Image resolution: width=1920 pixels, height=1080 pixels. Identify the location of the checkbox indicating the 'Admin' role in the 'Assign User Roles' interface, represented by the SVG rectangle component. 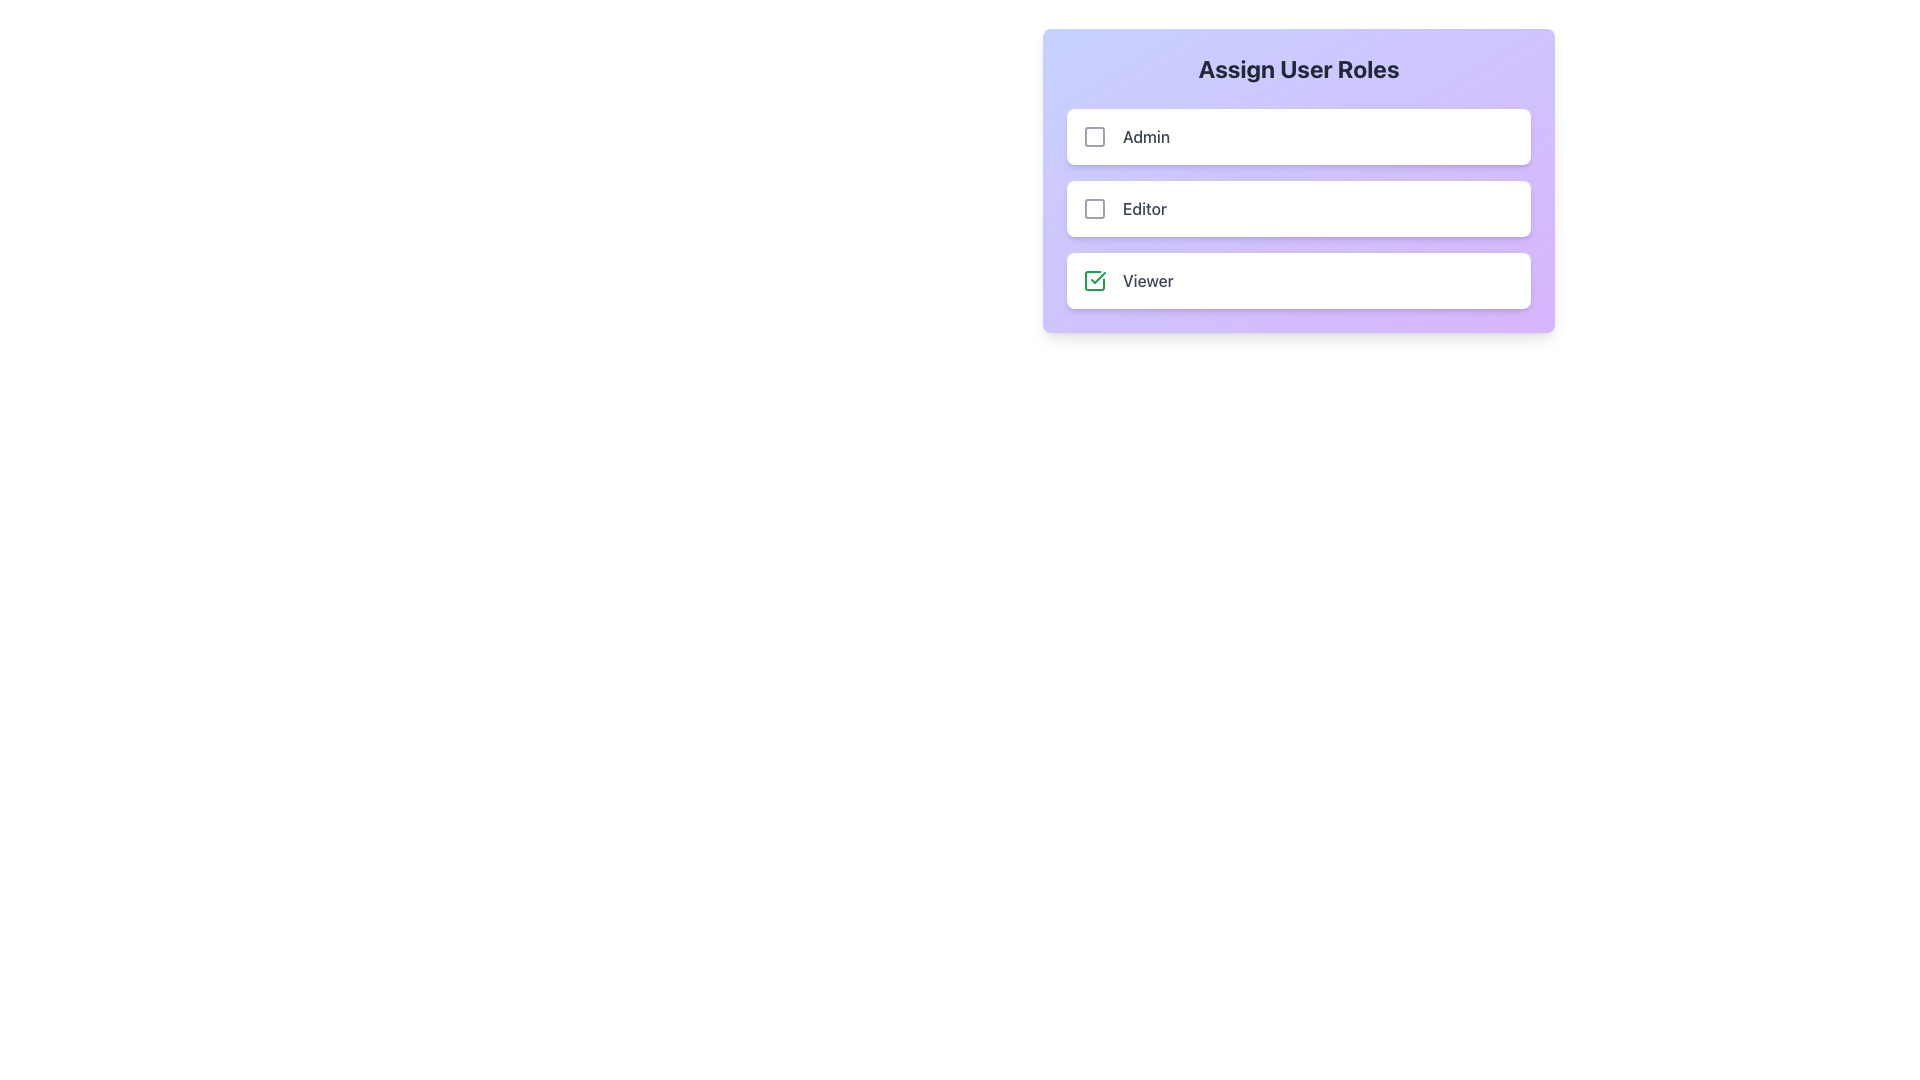
(1093, 136).